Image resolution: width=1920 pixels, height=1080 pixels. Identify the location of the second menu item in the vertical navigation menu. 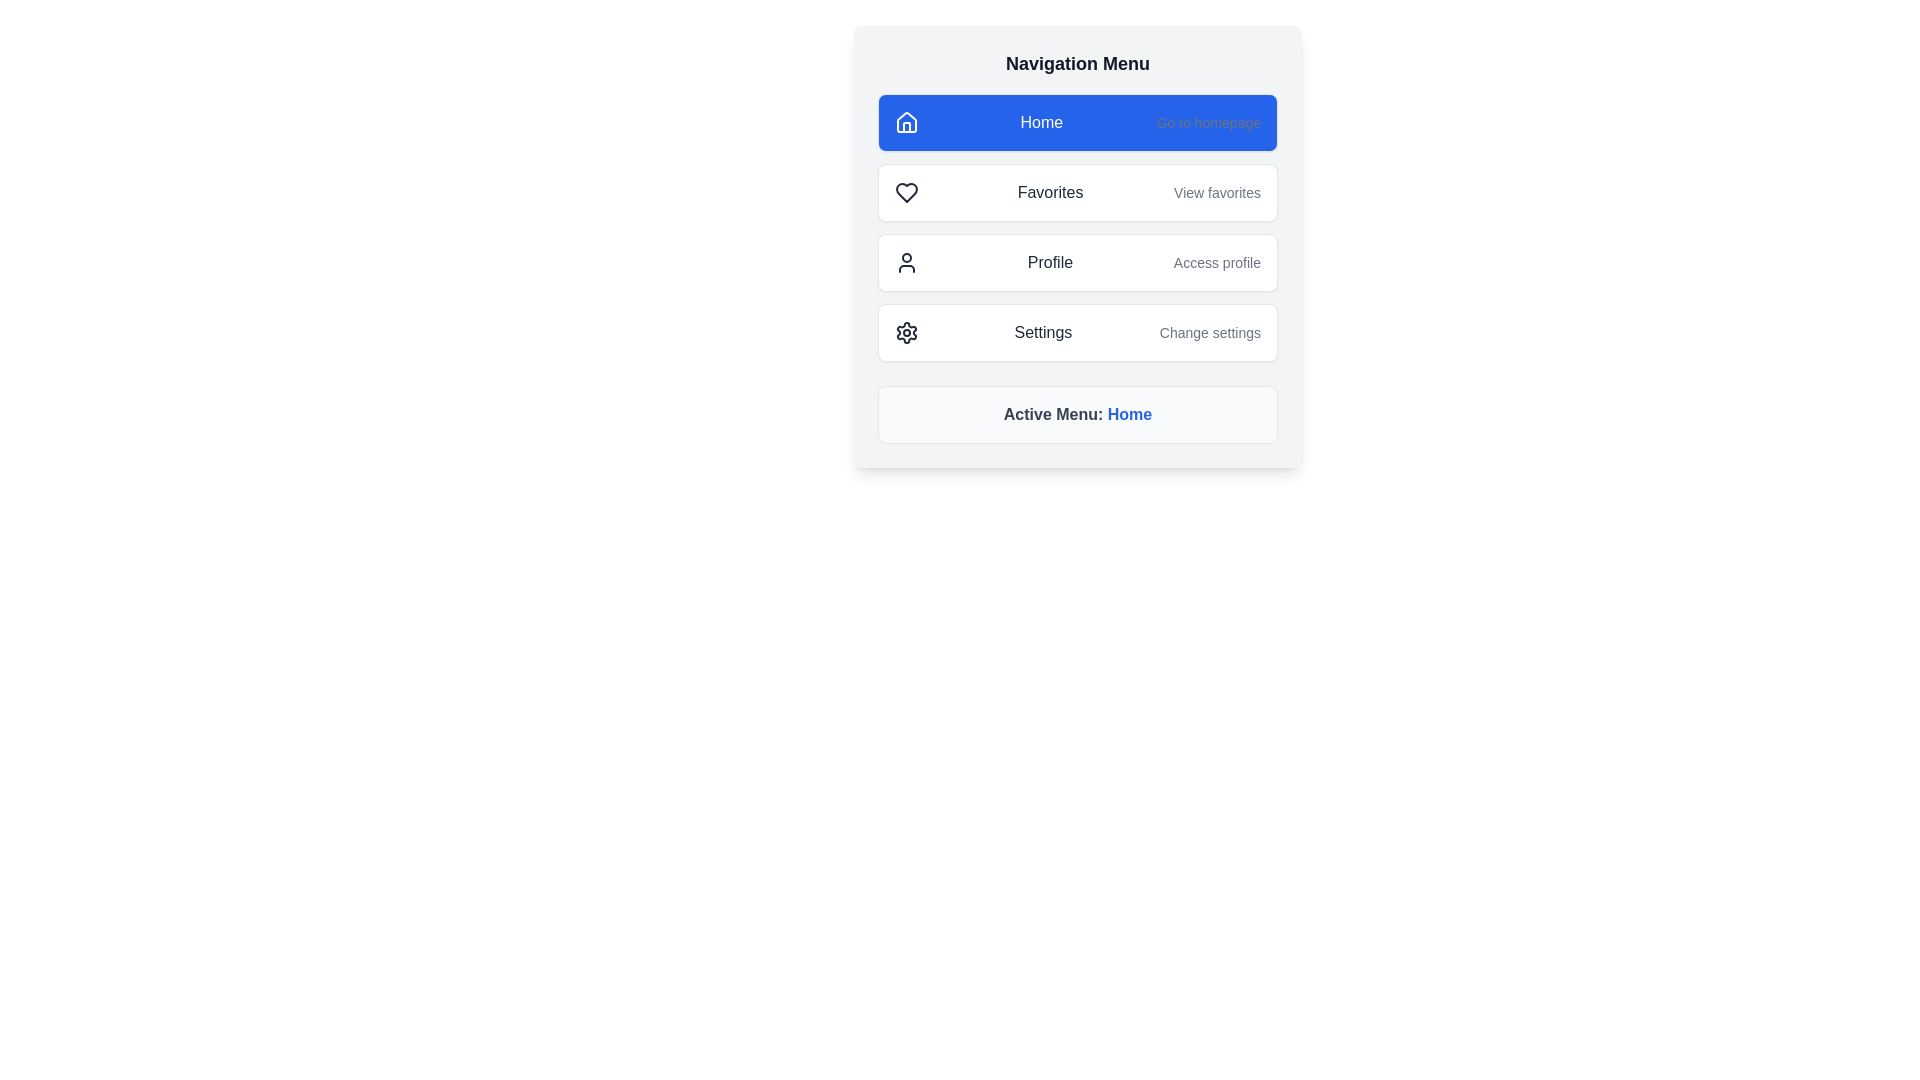
(1077, 192).